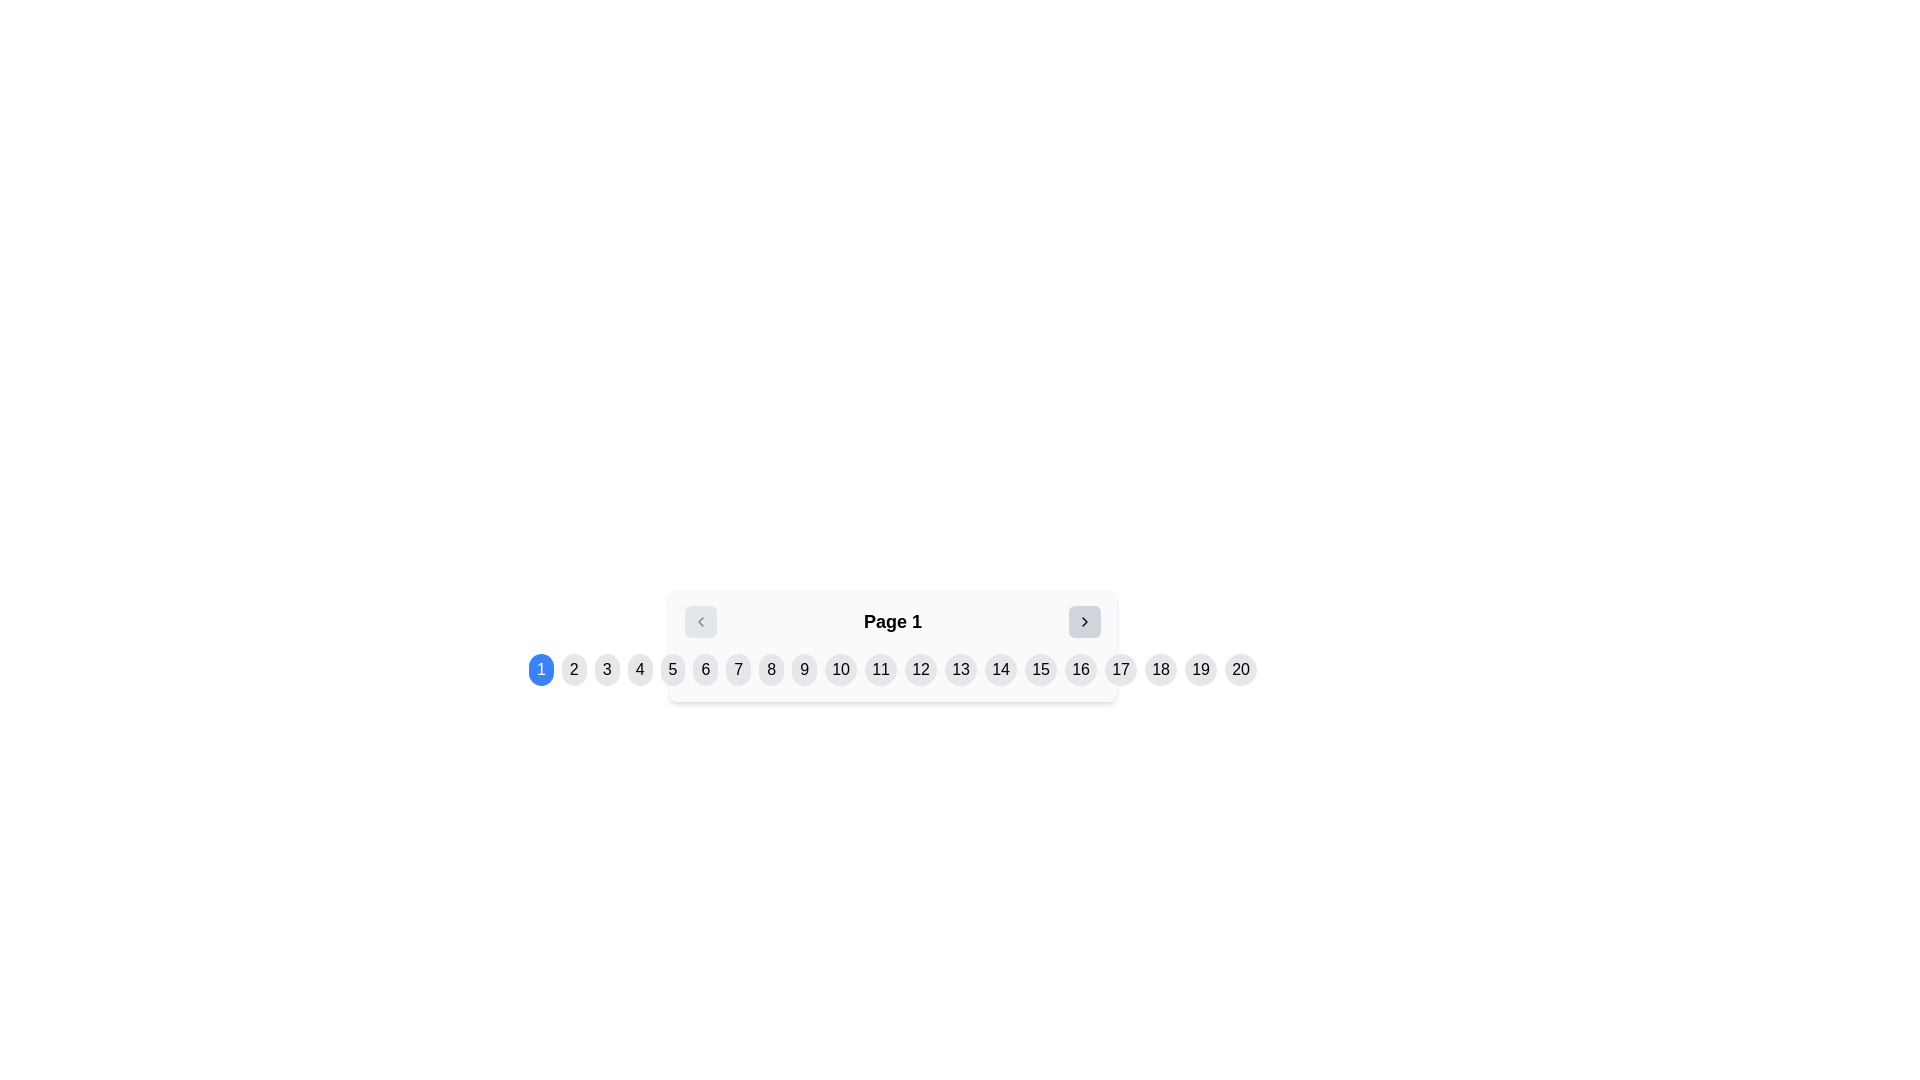 Image resolution: width=1920 pixels, height=1080 pixels. I want to click on the circular button displaying the number '4' in the pagination row, which is located below the main content area, so click(640, 670).